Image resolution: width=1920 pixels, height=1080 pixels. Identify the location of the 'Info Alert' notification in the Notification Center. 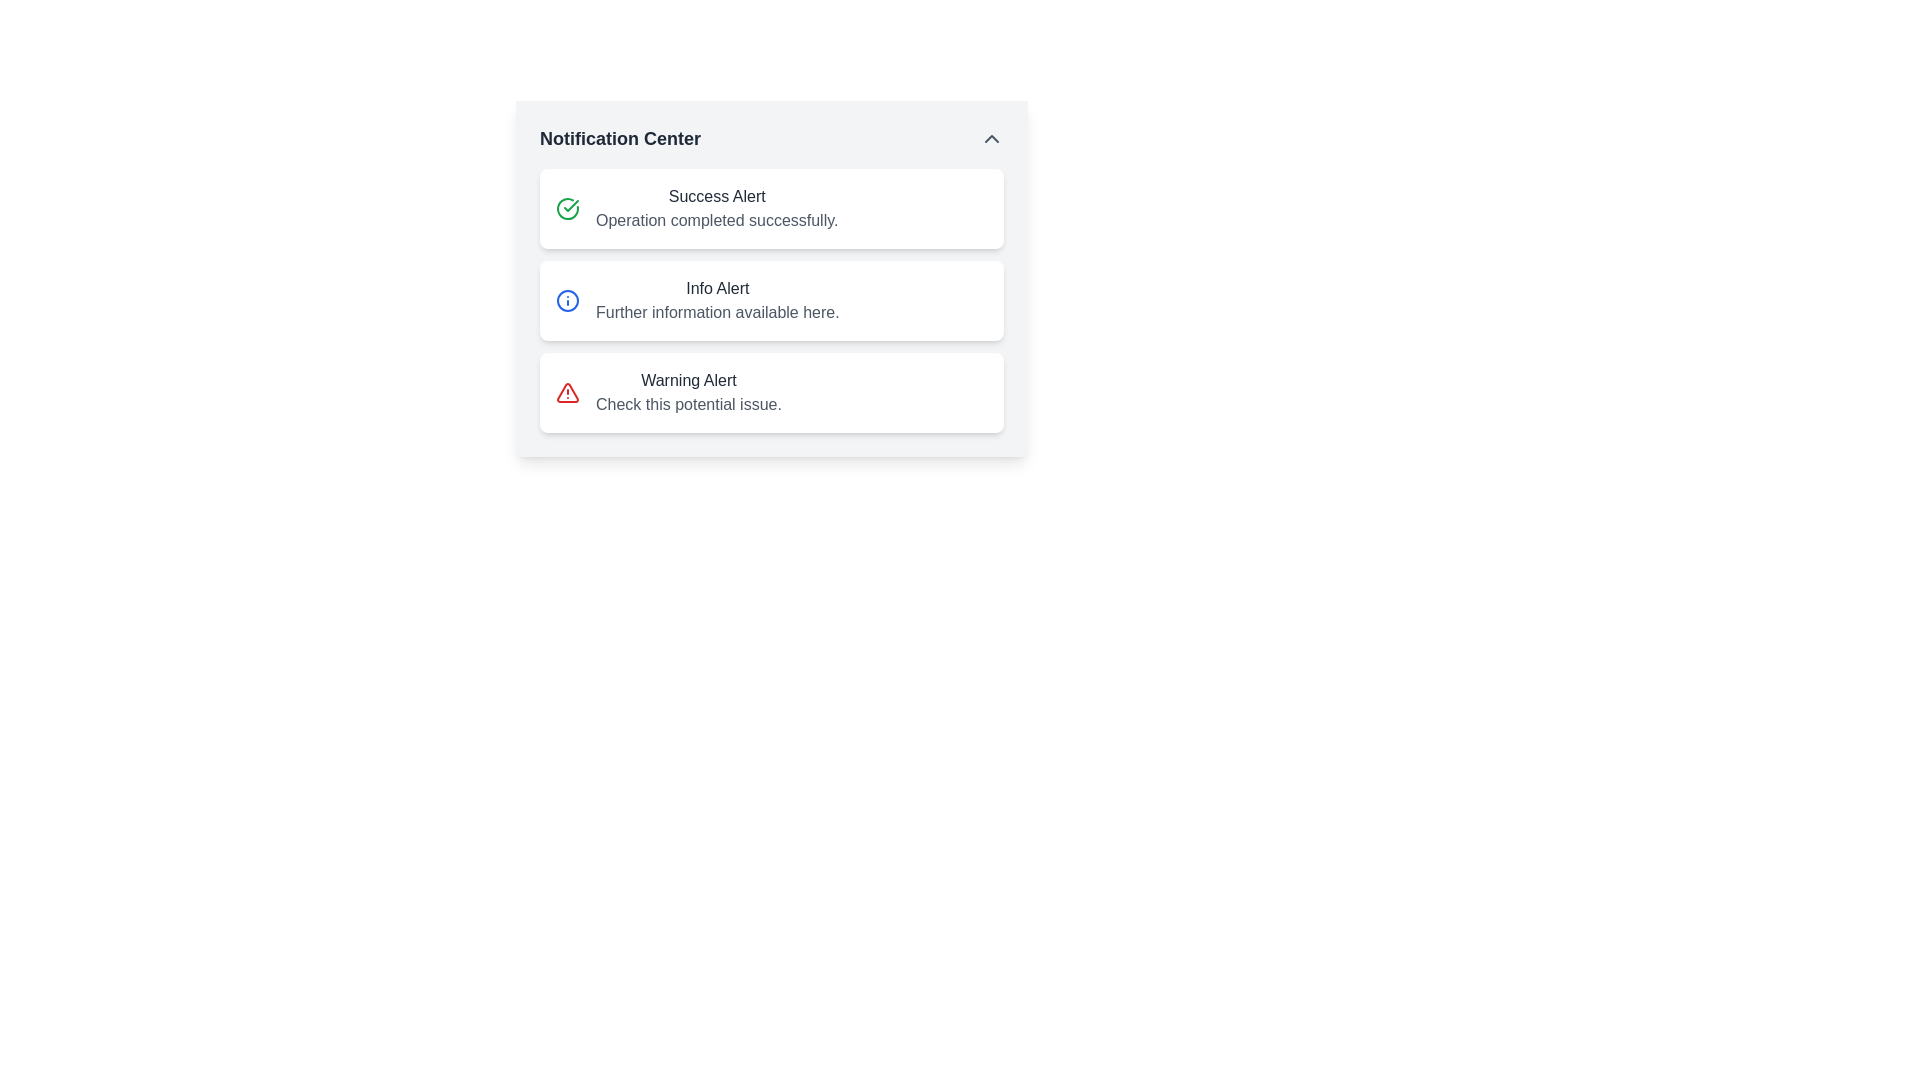
(717, 300).